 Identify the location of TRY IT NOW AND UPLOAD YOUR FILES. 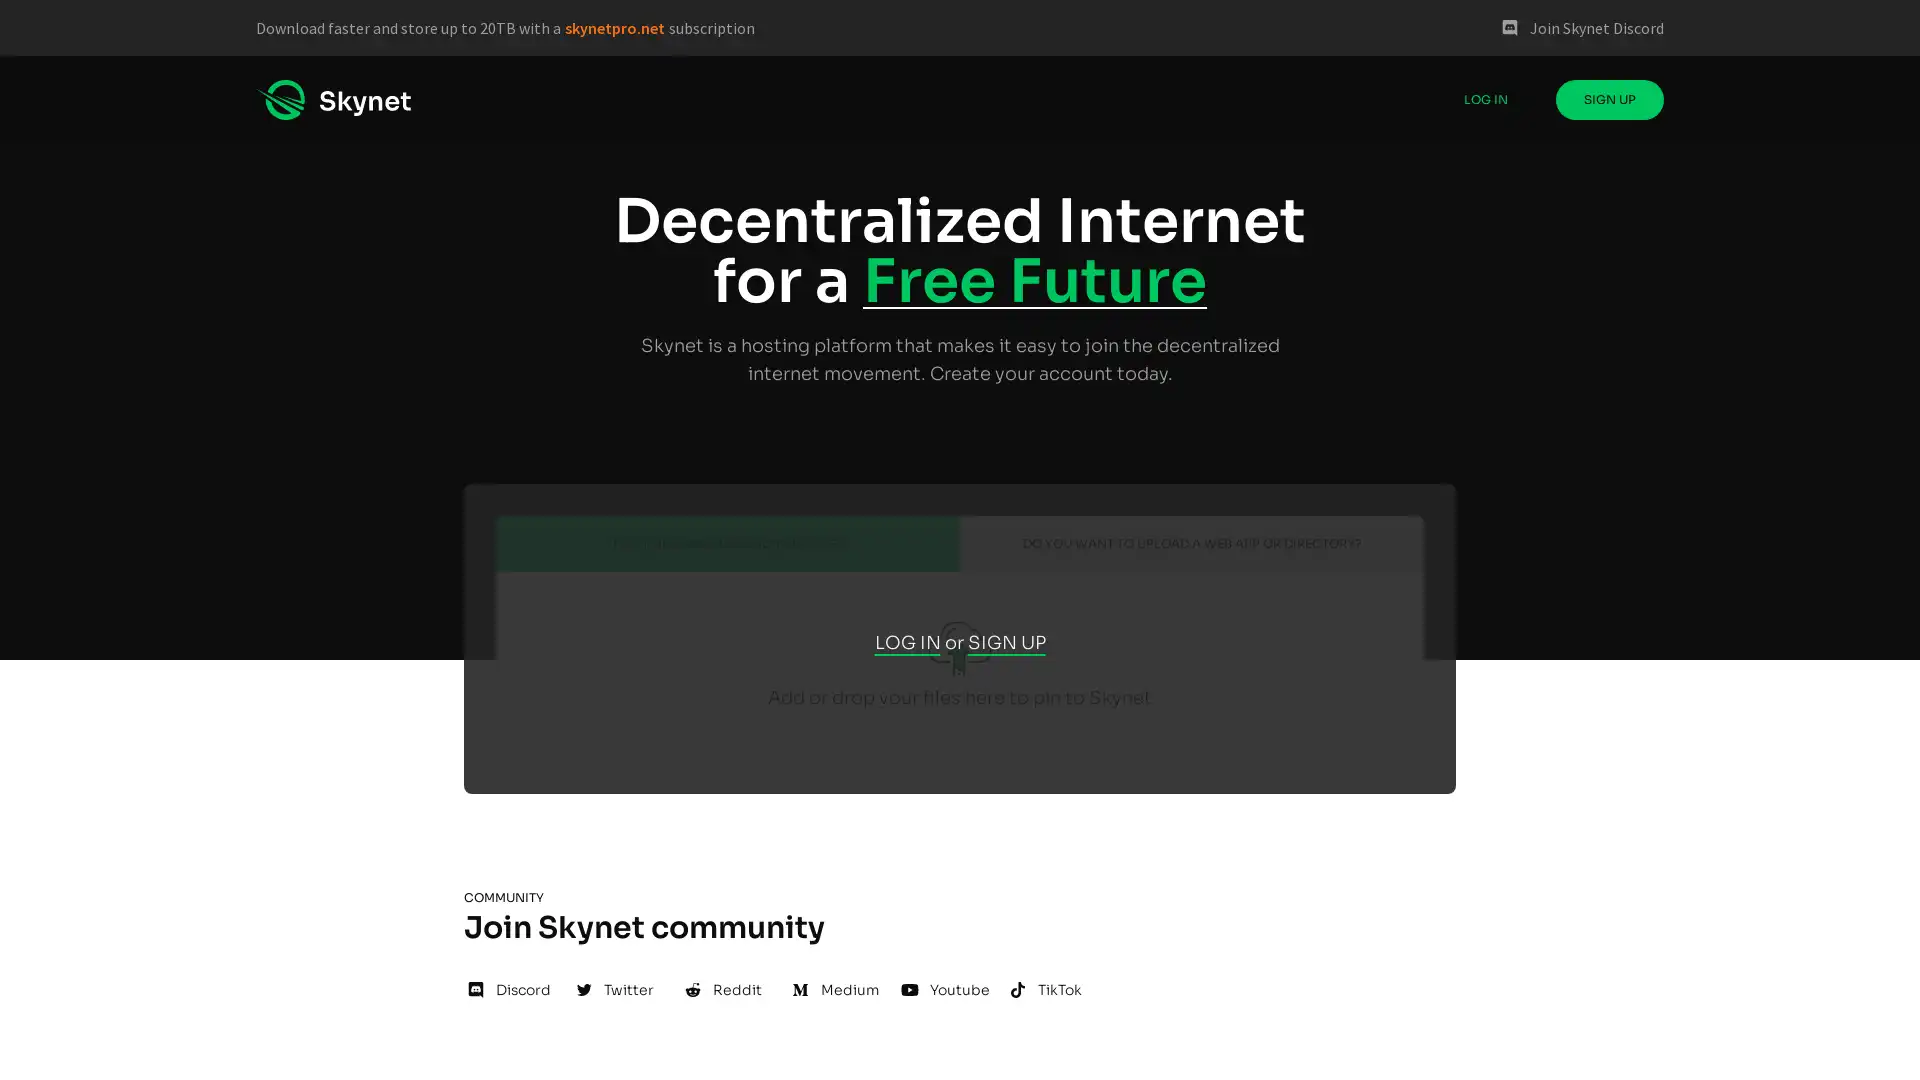
(727, 543).